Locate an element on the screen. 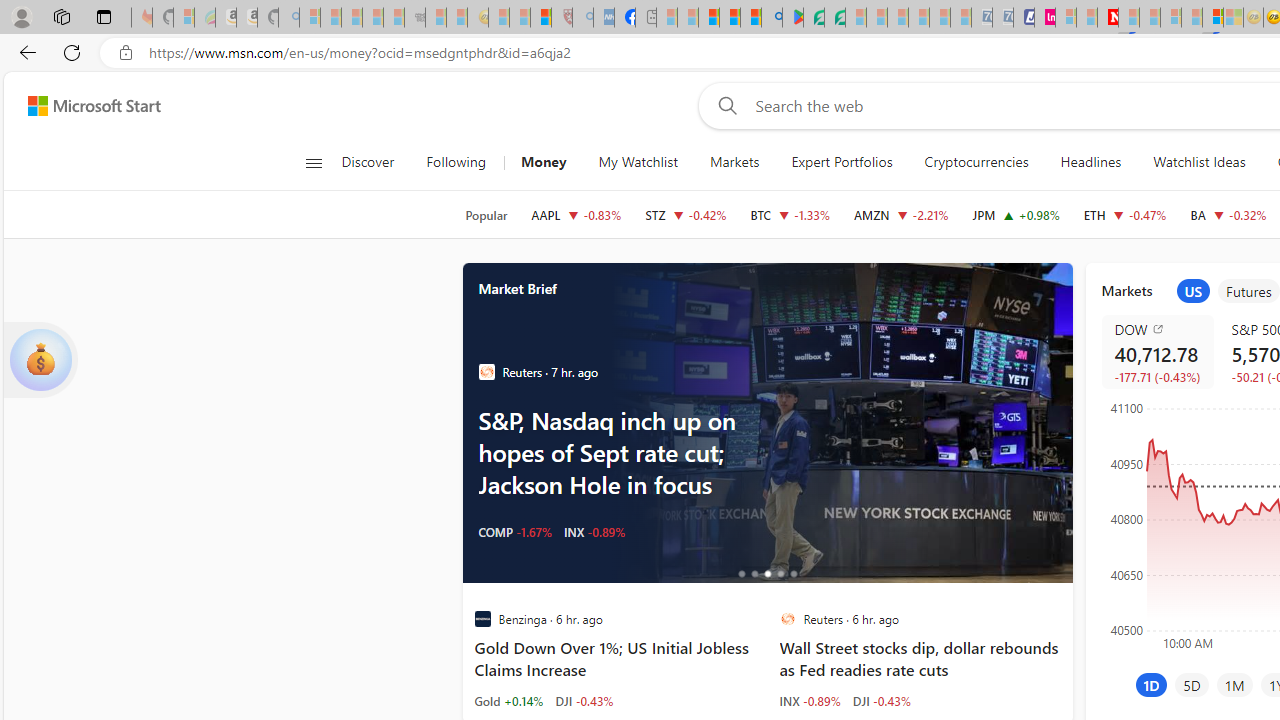 Image resolution: width=1280 pixels, height=720 pixels. 'MSNBC - MSN - Sleeping' is located at coordinates (666, 17).